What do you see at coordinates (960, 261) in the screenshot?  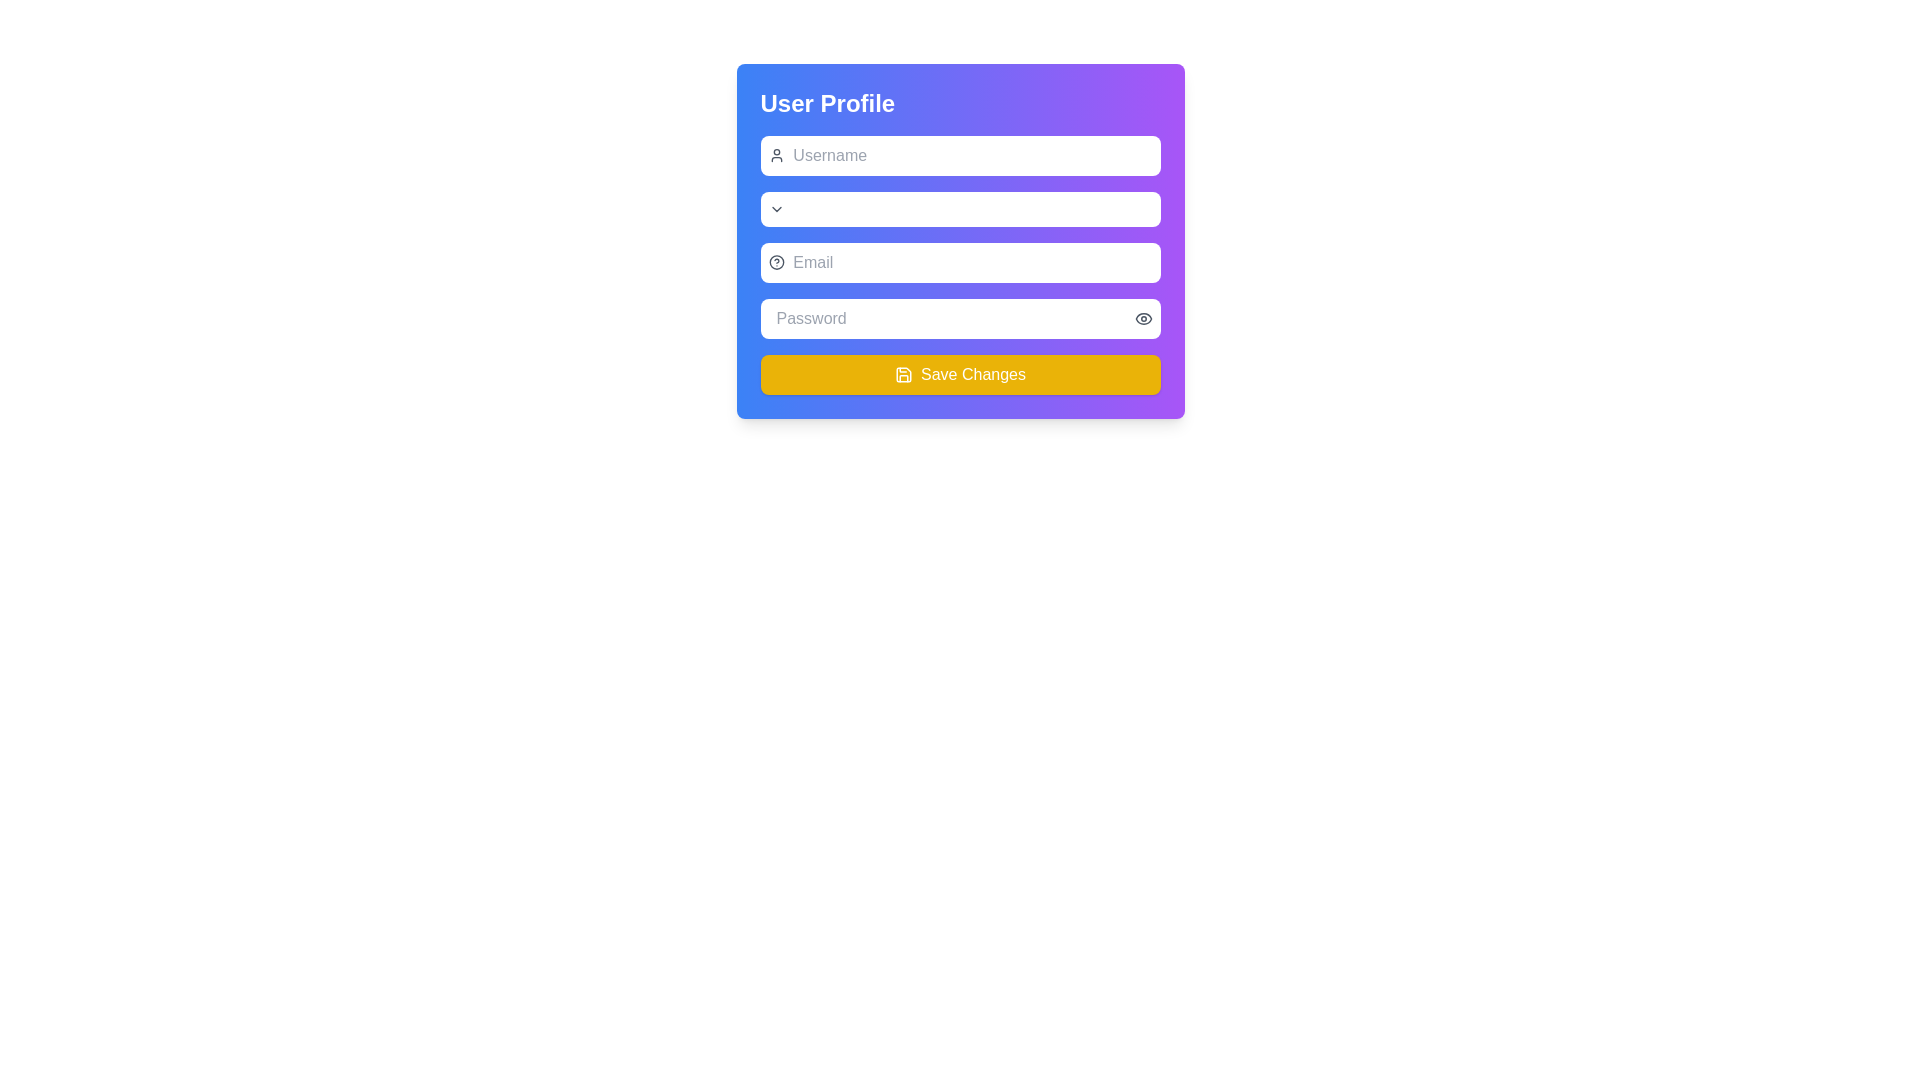 I see `the email input field in the 'User Profile' section` at bounding box center [960, 261].